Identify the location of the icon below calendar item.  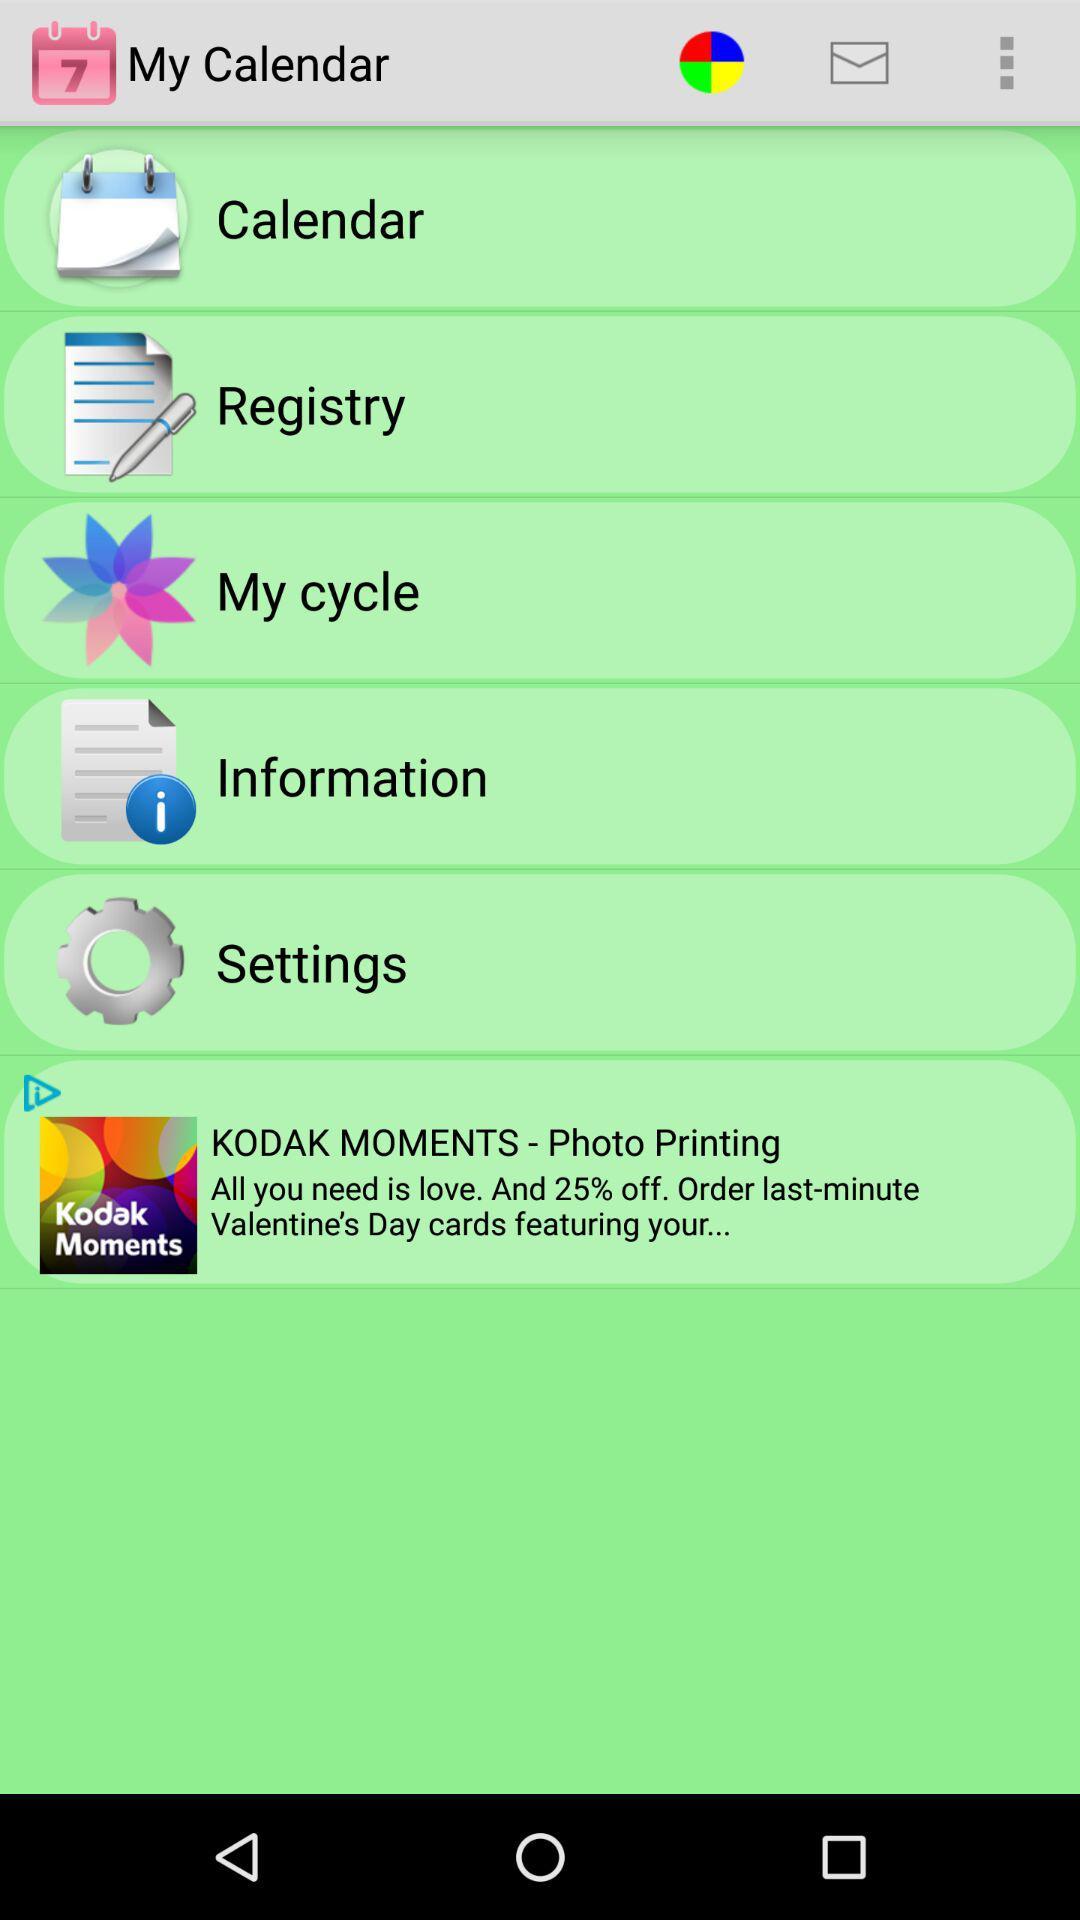
(310, 402).